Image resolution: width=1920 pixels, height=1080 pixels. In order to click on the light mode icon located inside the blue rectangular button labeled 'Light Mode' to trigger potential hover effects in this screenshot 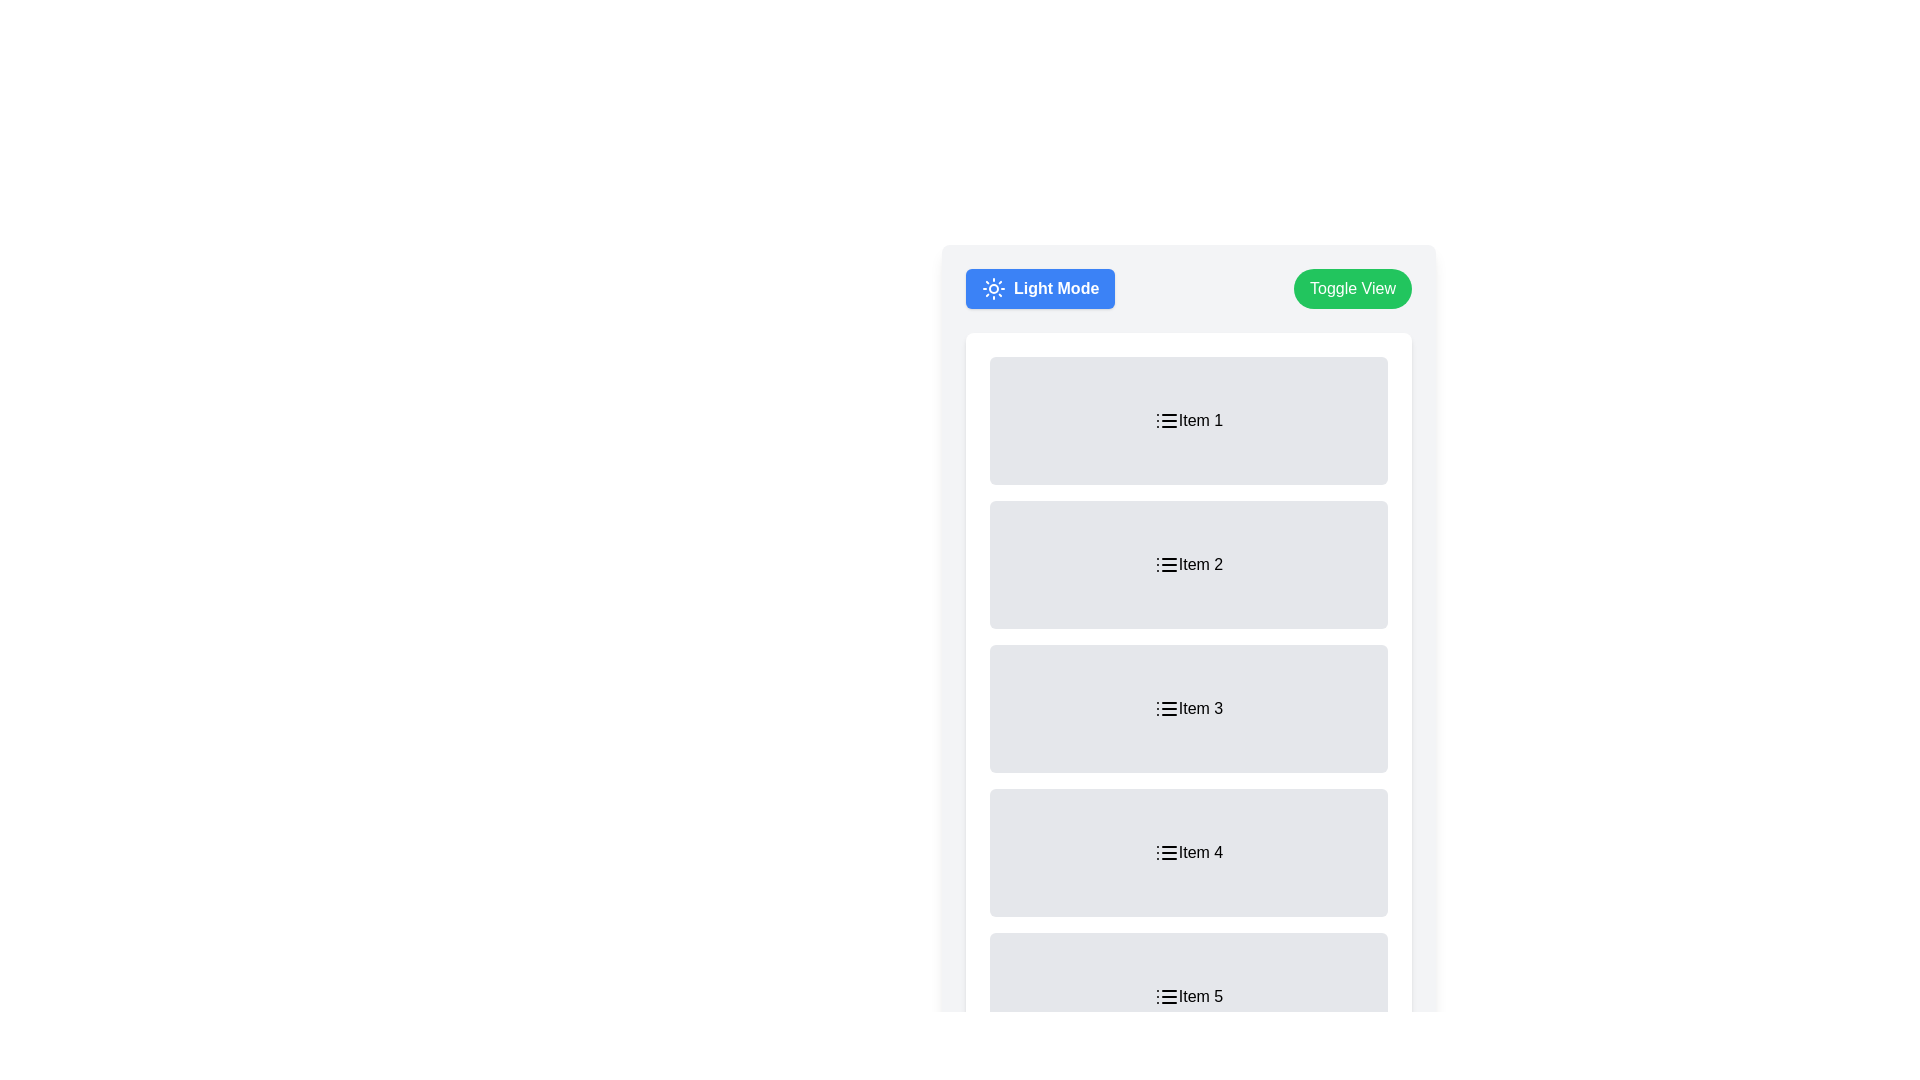, I will do `click(993, 289)`.